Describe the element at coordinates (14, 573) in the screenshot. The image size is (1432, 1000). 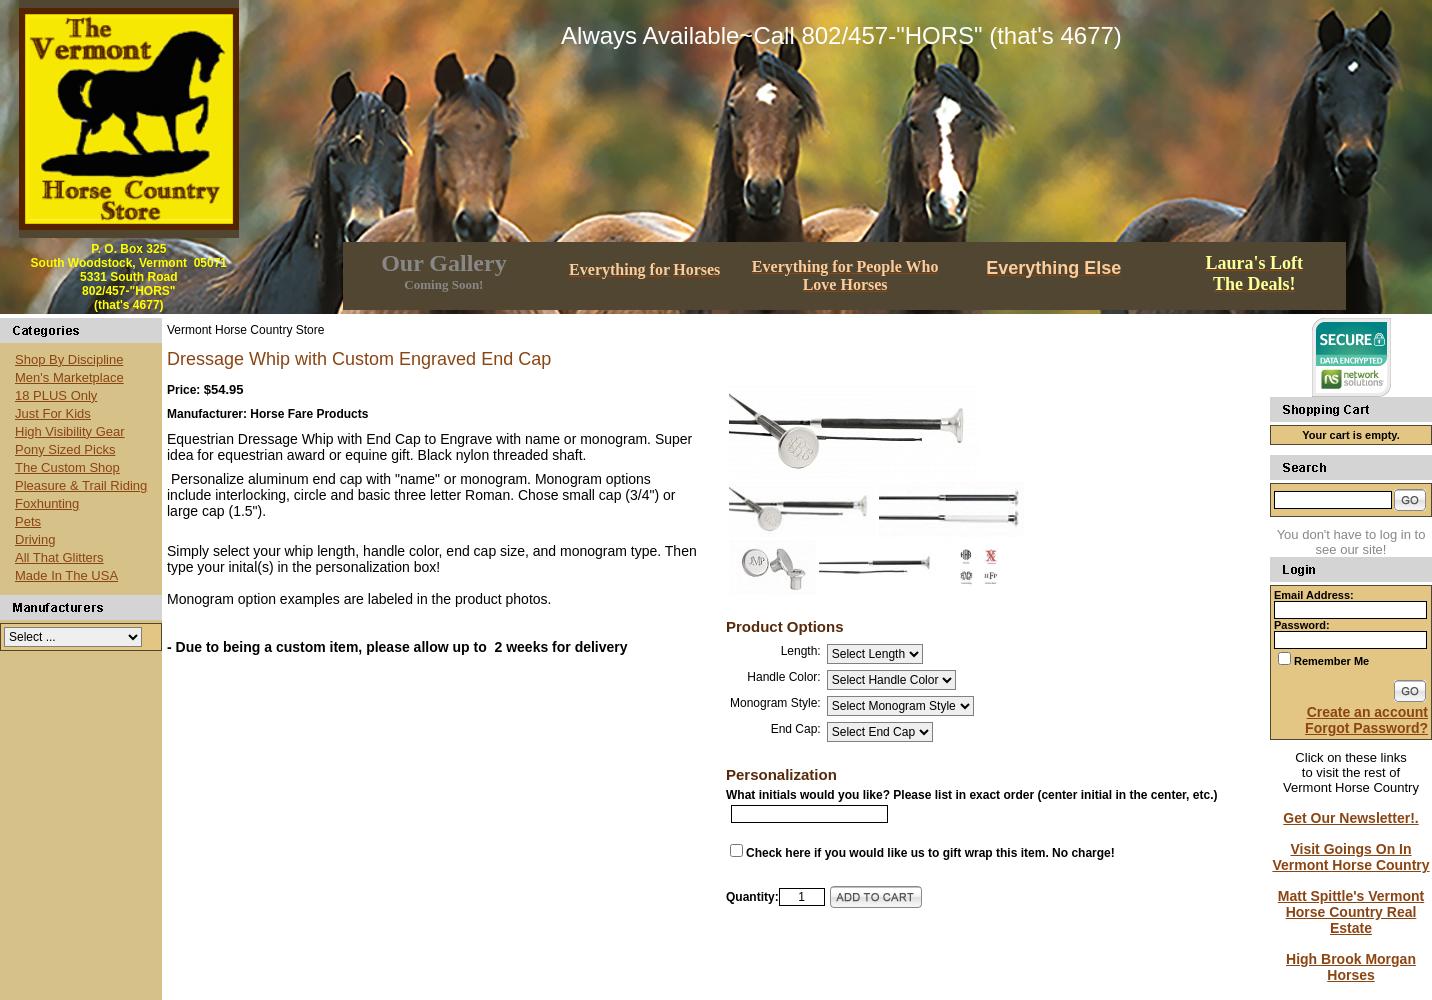
I see `'Made In The USA'` at that location.